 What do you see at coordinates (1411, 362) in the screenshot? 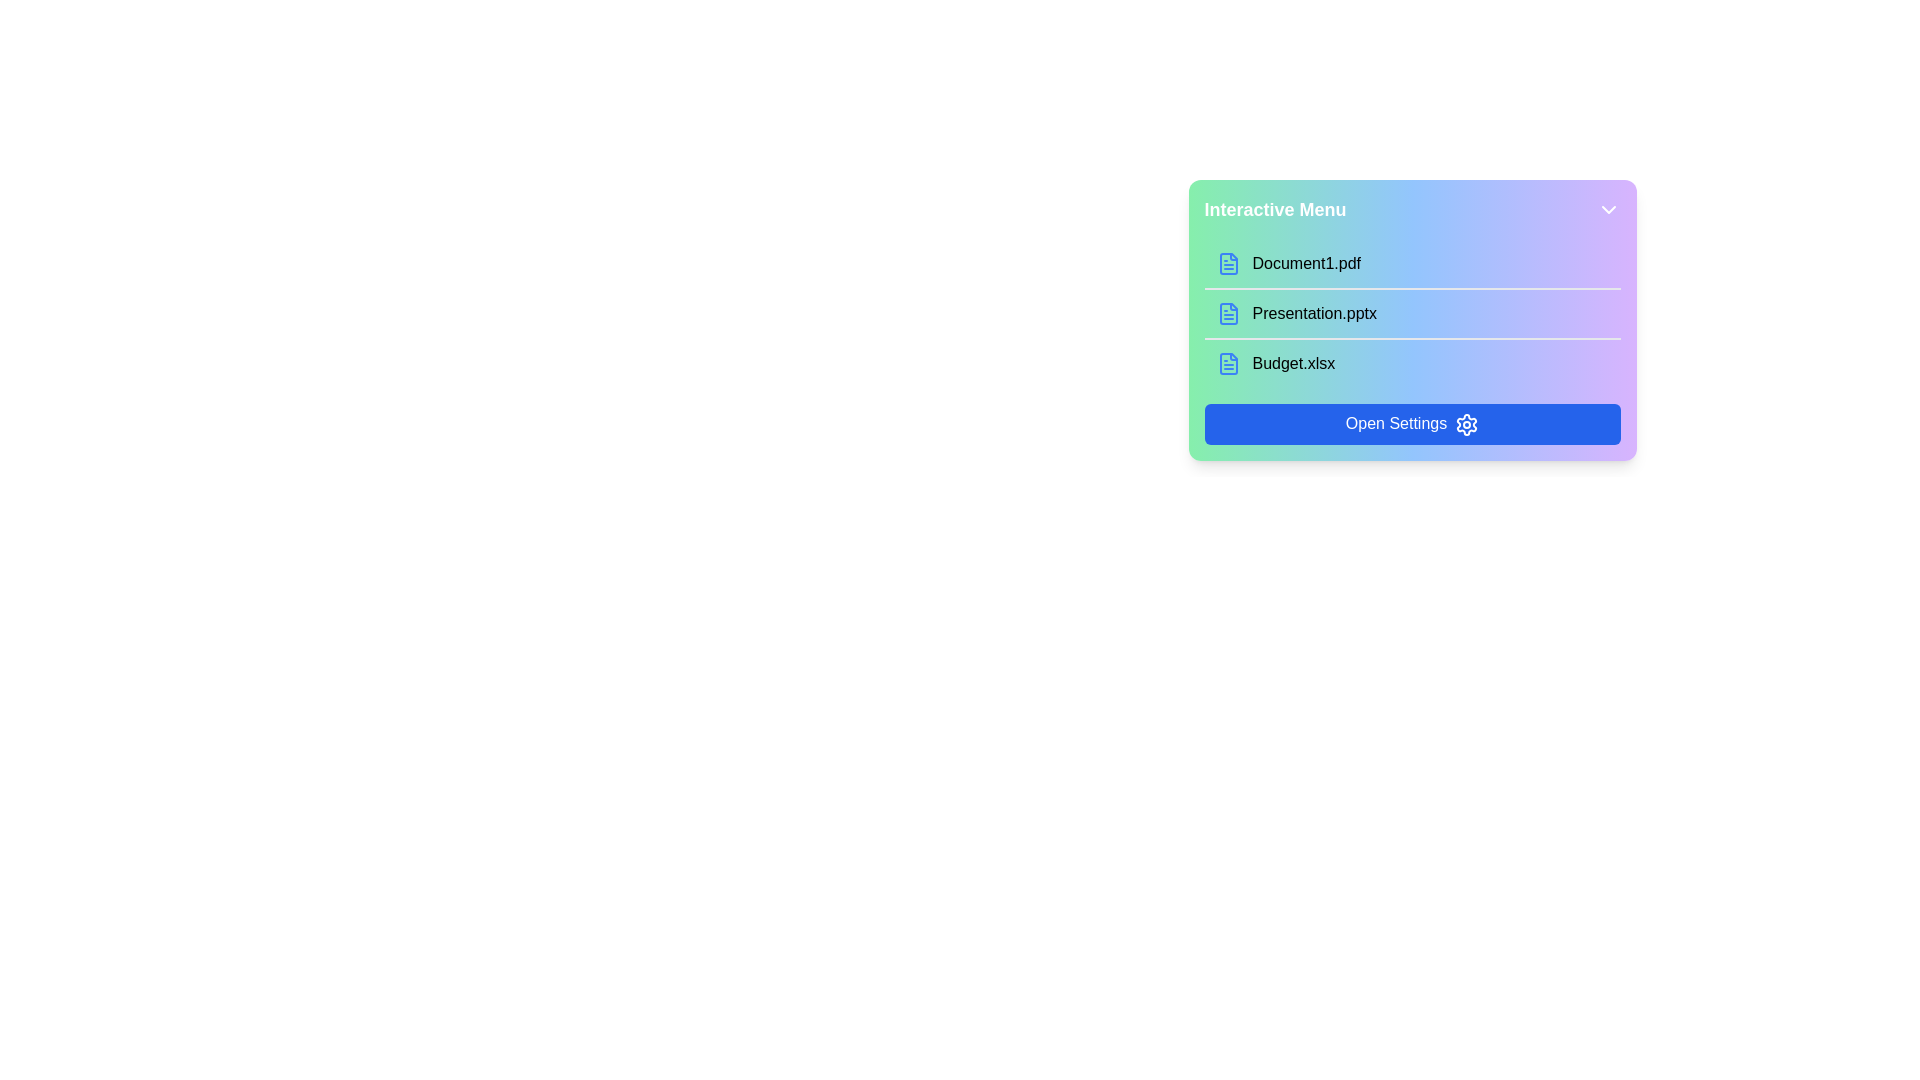
I see `the list item displaying 'Budget.xlsx'` at bounding box center [1411, 362].